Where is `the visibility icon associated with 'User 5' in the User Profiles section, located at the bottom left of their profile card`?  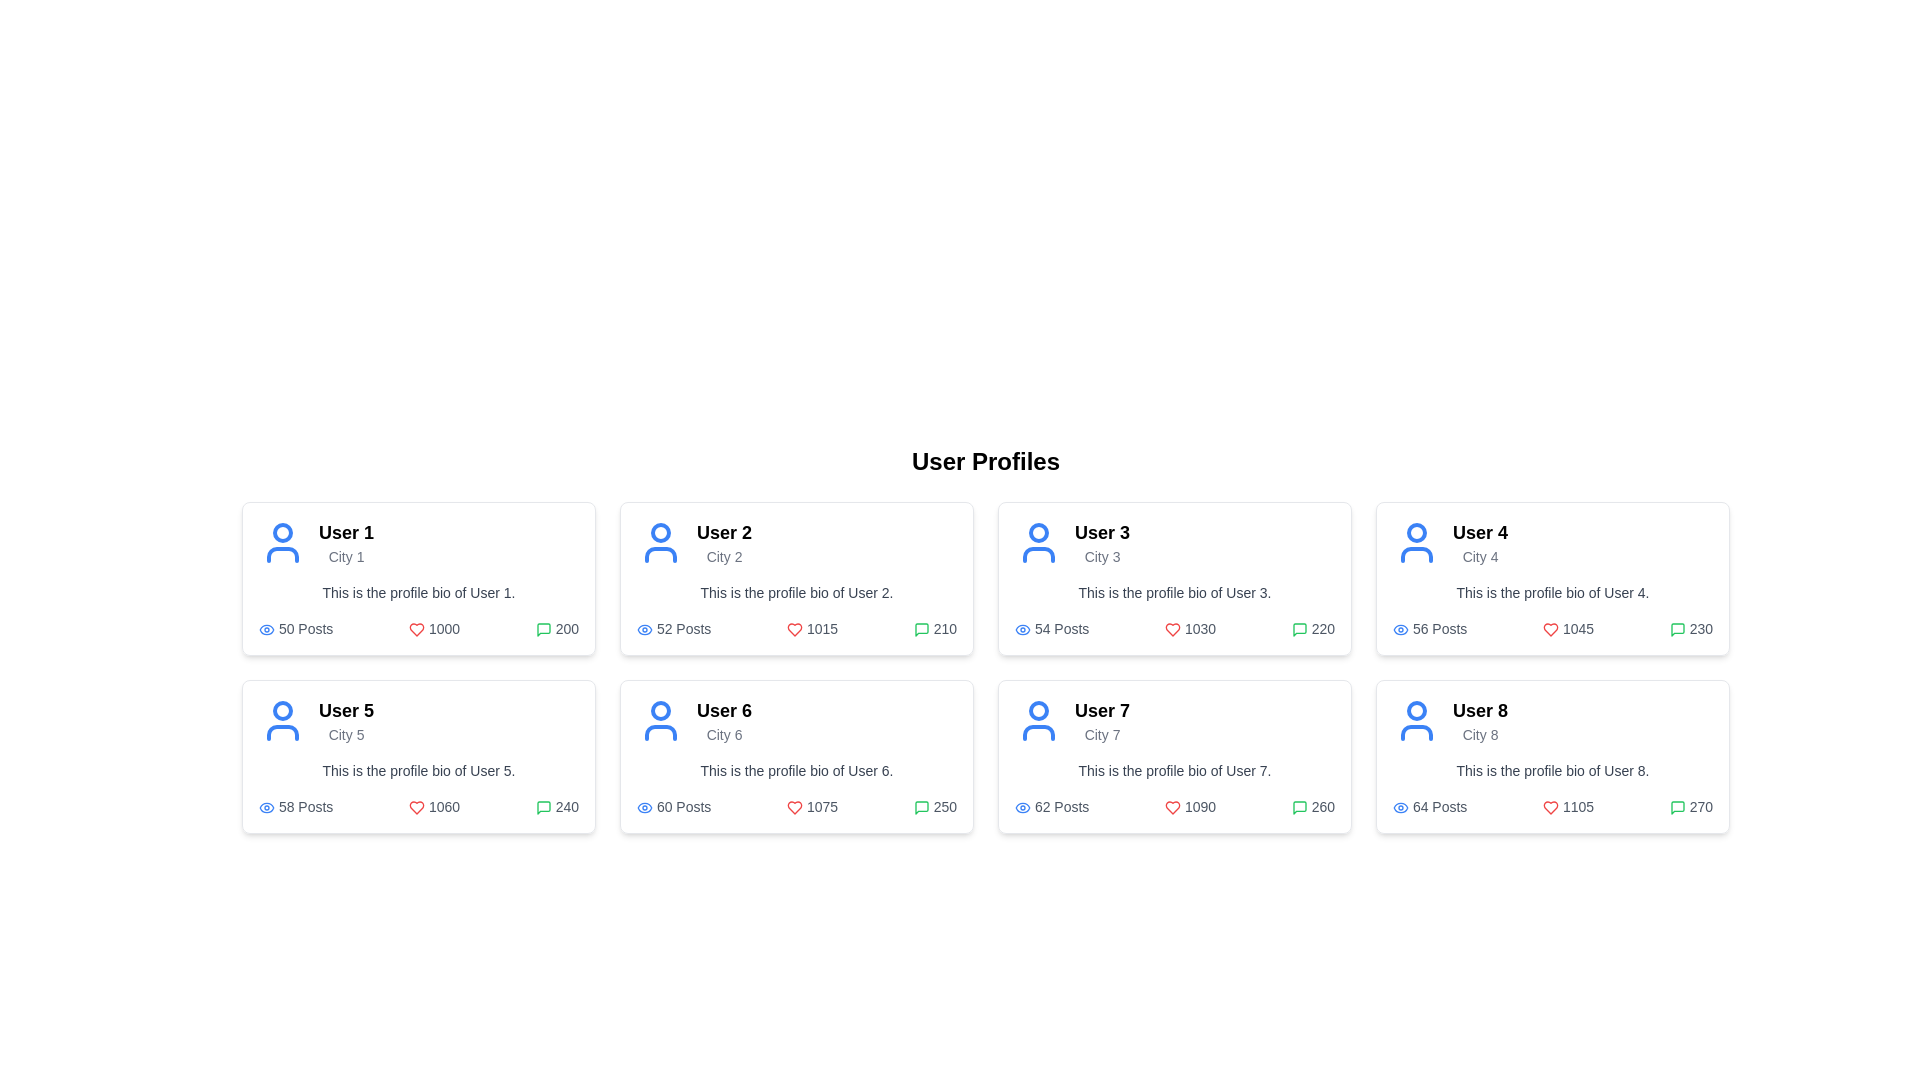 the visibility icon associated with 'User 5' in the User Profiles section, located at the bottom left of their profile card is located at coordinates (266, 806).